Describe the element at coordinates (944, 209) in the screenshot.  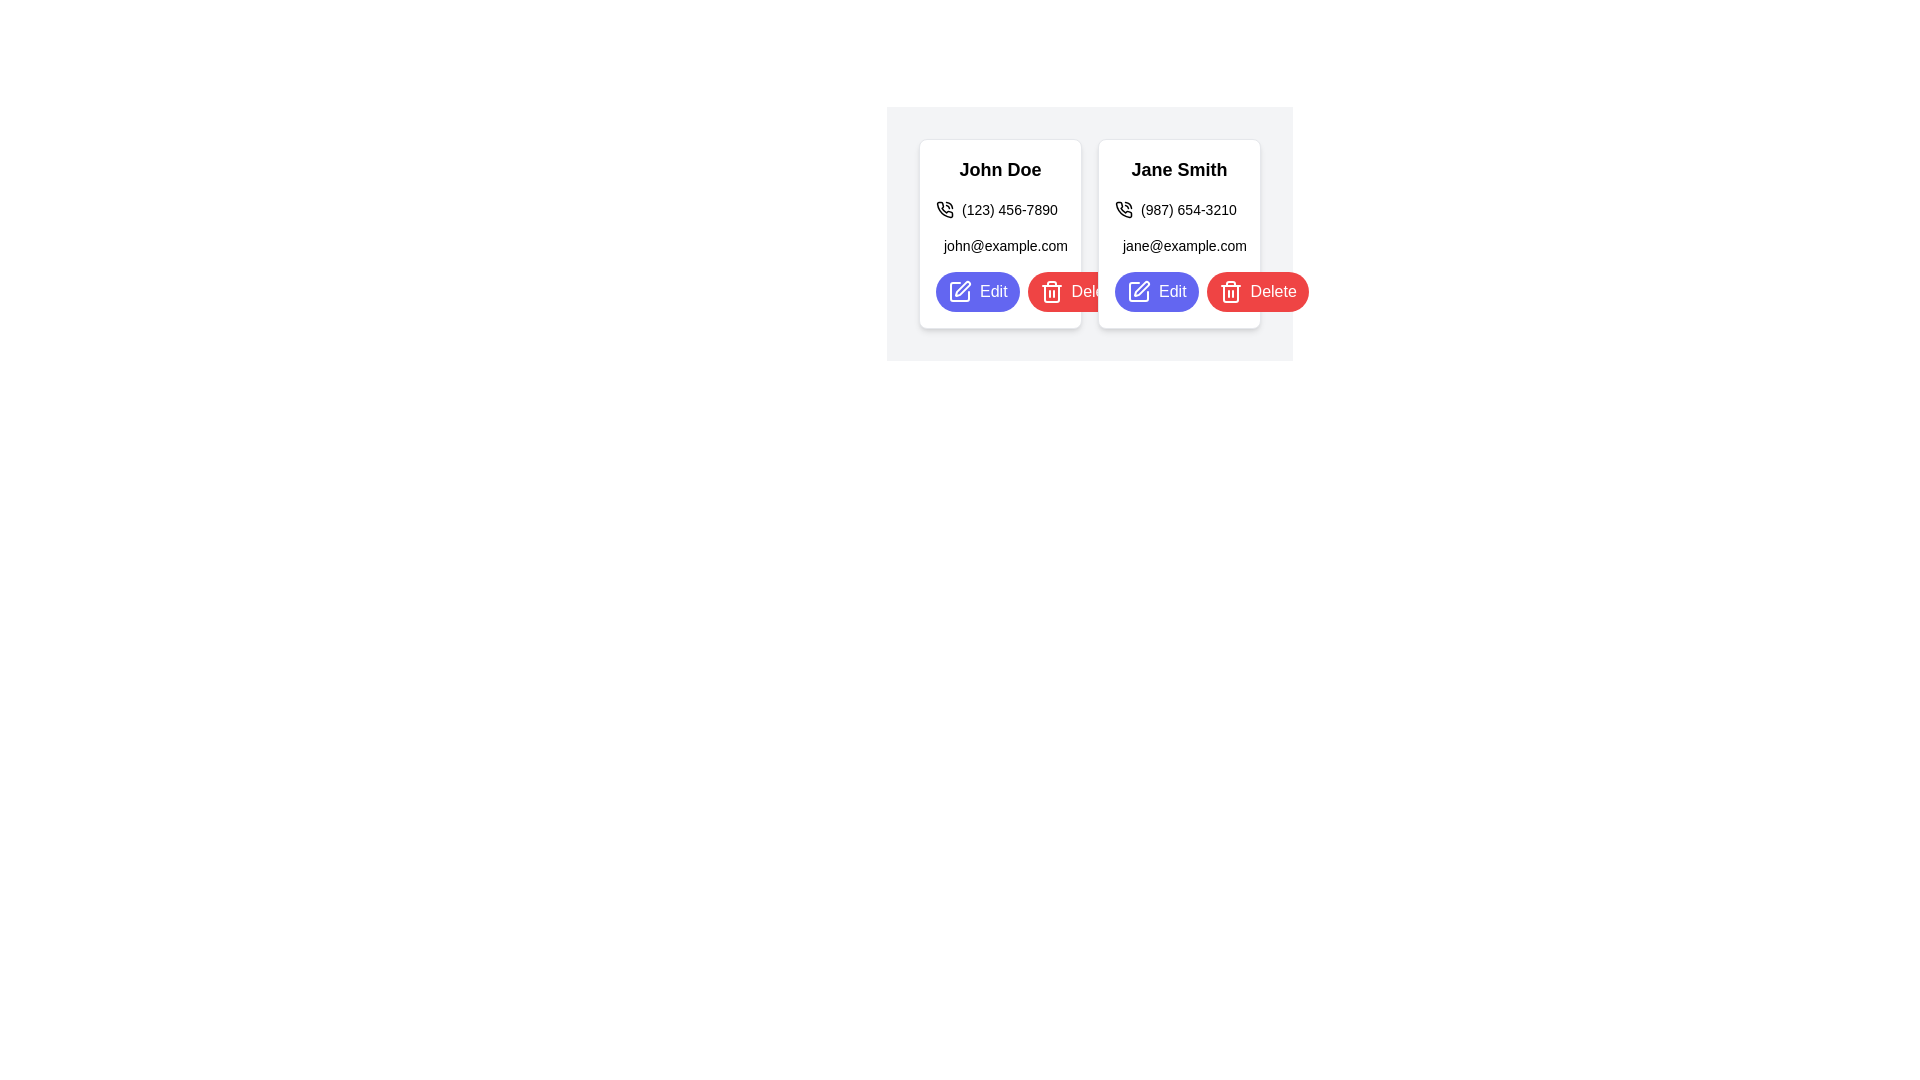
I see `the phone call icon, which is a silhouette of a phone handset with curved lines, located to the left of the phone number '(123) 456-7890' in the contact card layout` at that location.